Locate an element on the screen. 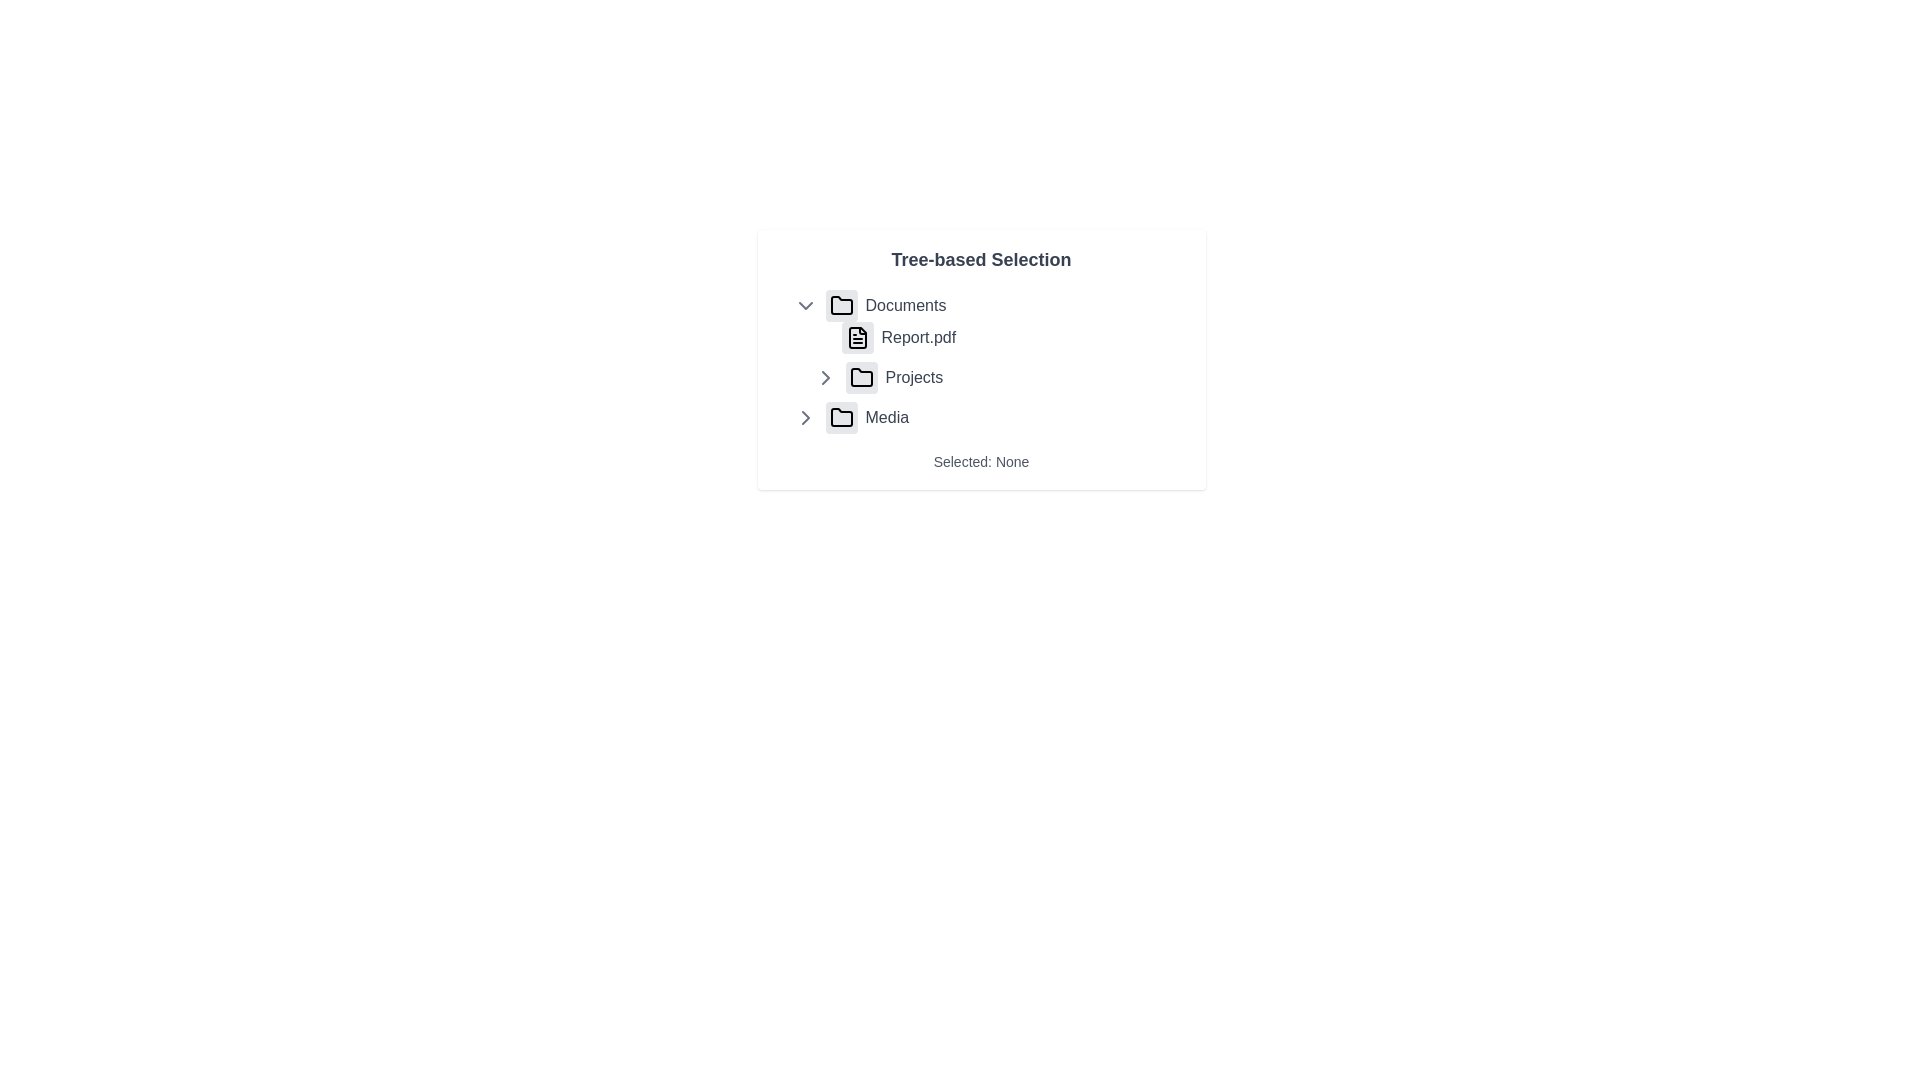 The height and width of the screenshot is (1080, 1920). the 'Media' folder in the tree-based selection system for interaction is located at coordinates (991, 416).